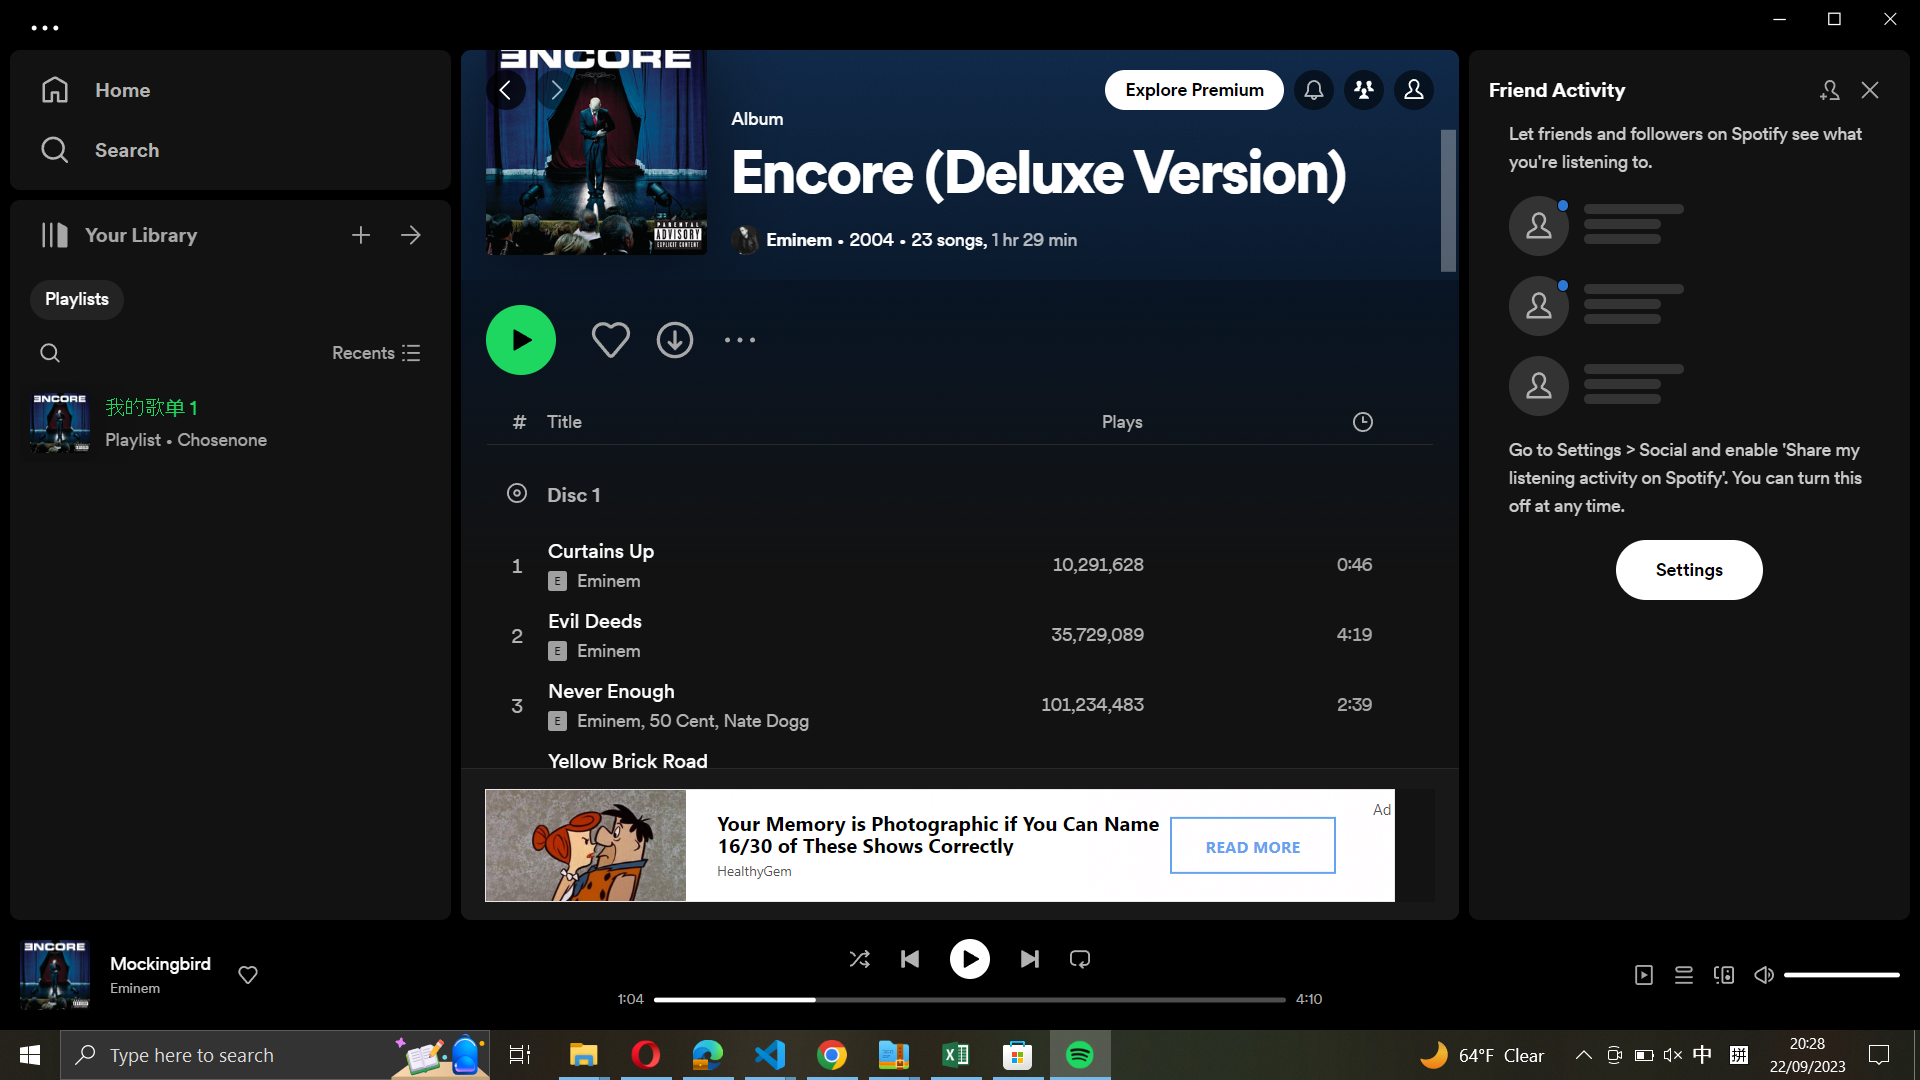  What do you see at coordinates (1688, 568) in the screenshot?
I see `the settings option` at bounding box center [1688, 568].